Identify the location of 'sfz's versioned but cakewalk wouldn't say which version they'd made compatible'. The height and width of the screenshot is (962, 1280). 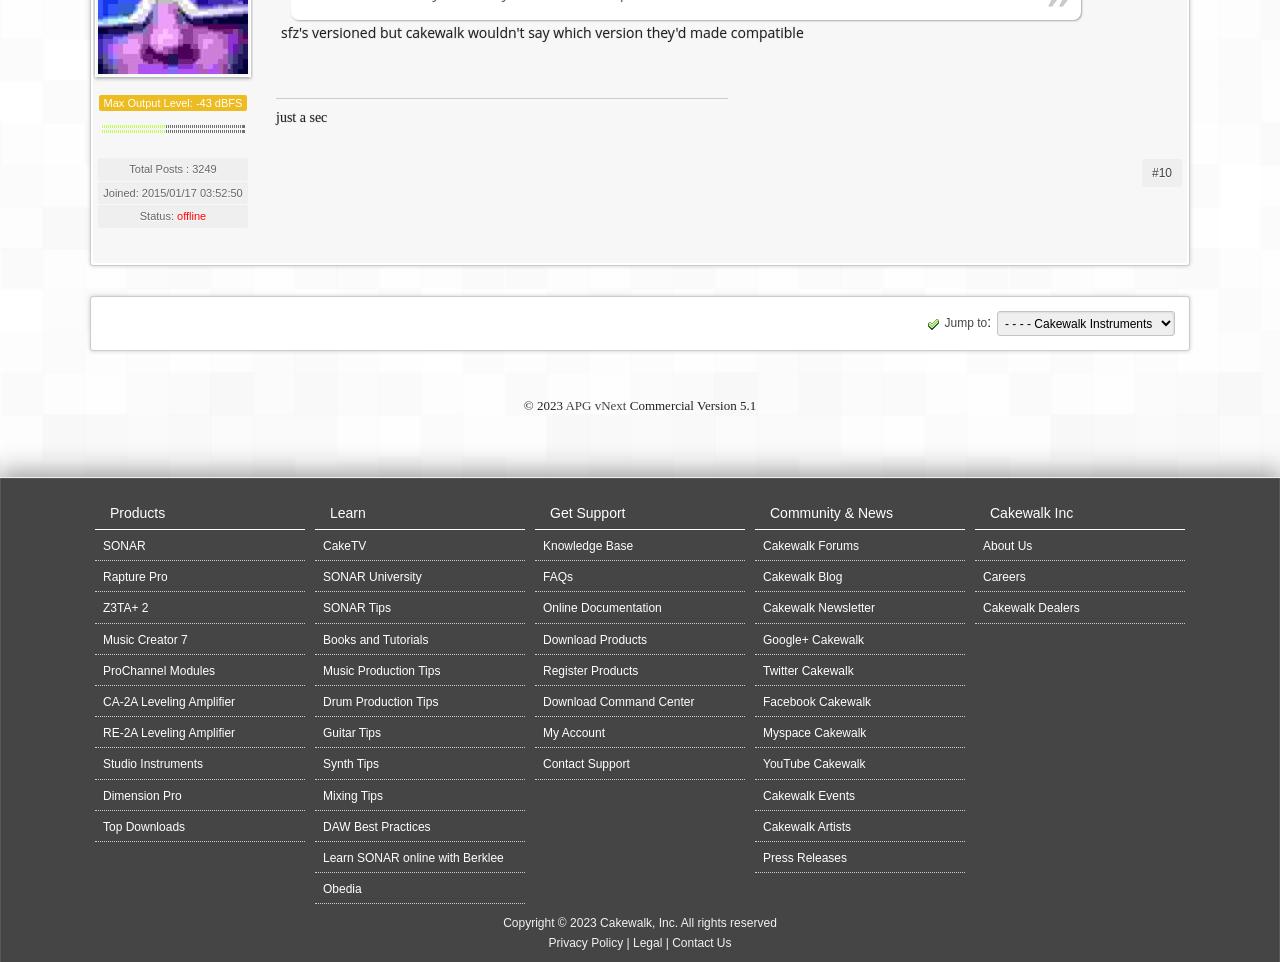
(541, 31).